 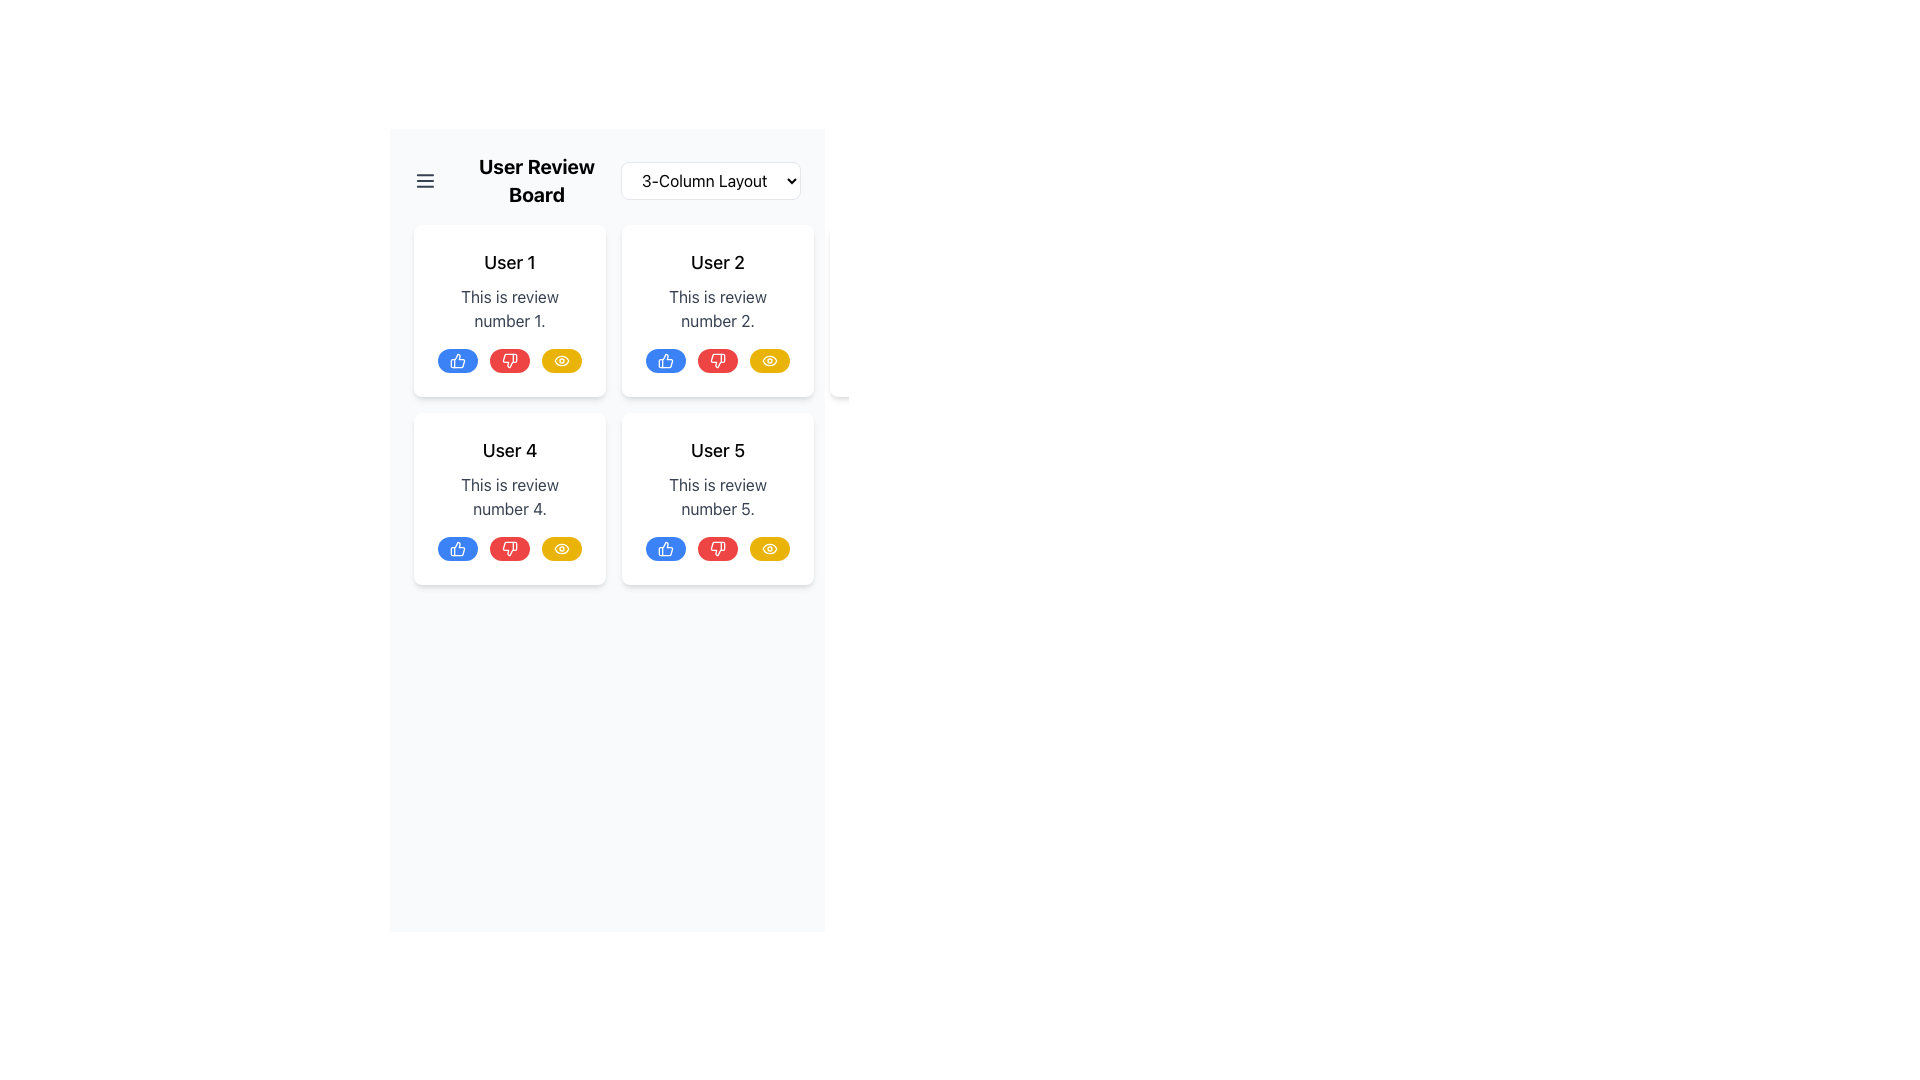 I want to click on the 'view' button located in the bottom-right corner of the card labeled 'User 4', which is the third button in the action bar following the thumbs-up and thumbs-down buttons, so click(x=560, y=548).